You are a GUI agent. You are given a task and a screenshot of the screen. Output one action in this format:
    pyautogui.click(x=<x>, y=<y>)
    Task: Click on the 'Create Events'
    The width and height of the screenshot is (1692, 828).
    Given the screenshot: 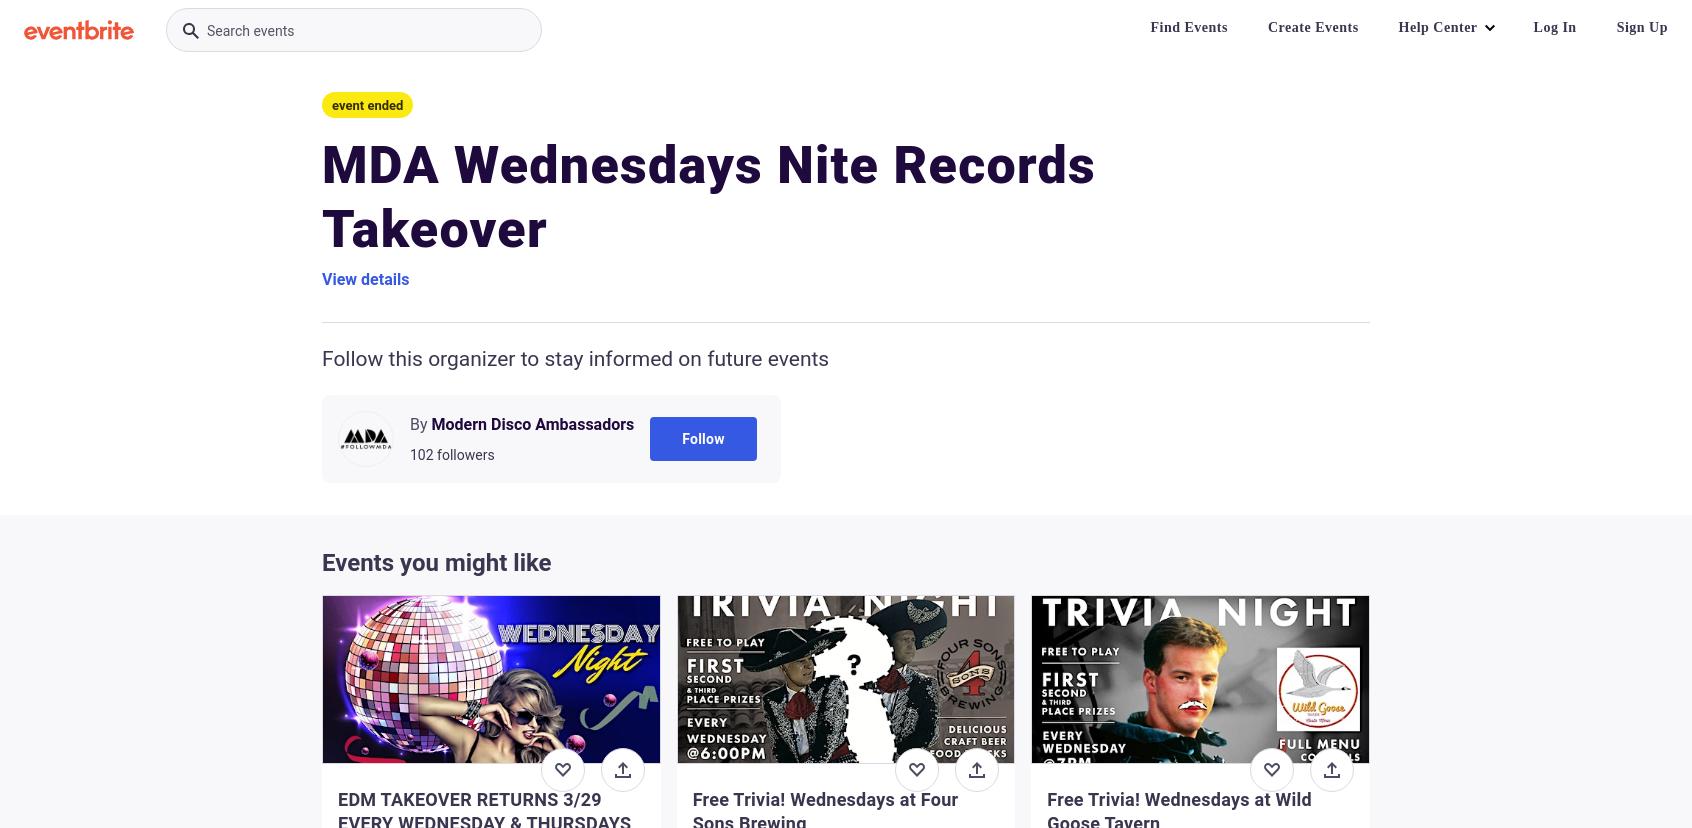 What is the action you would take?
    pyautogui.click(x=1311, y=27)
    